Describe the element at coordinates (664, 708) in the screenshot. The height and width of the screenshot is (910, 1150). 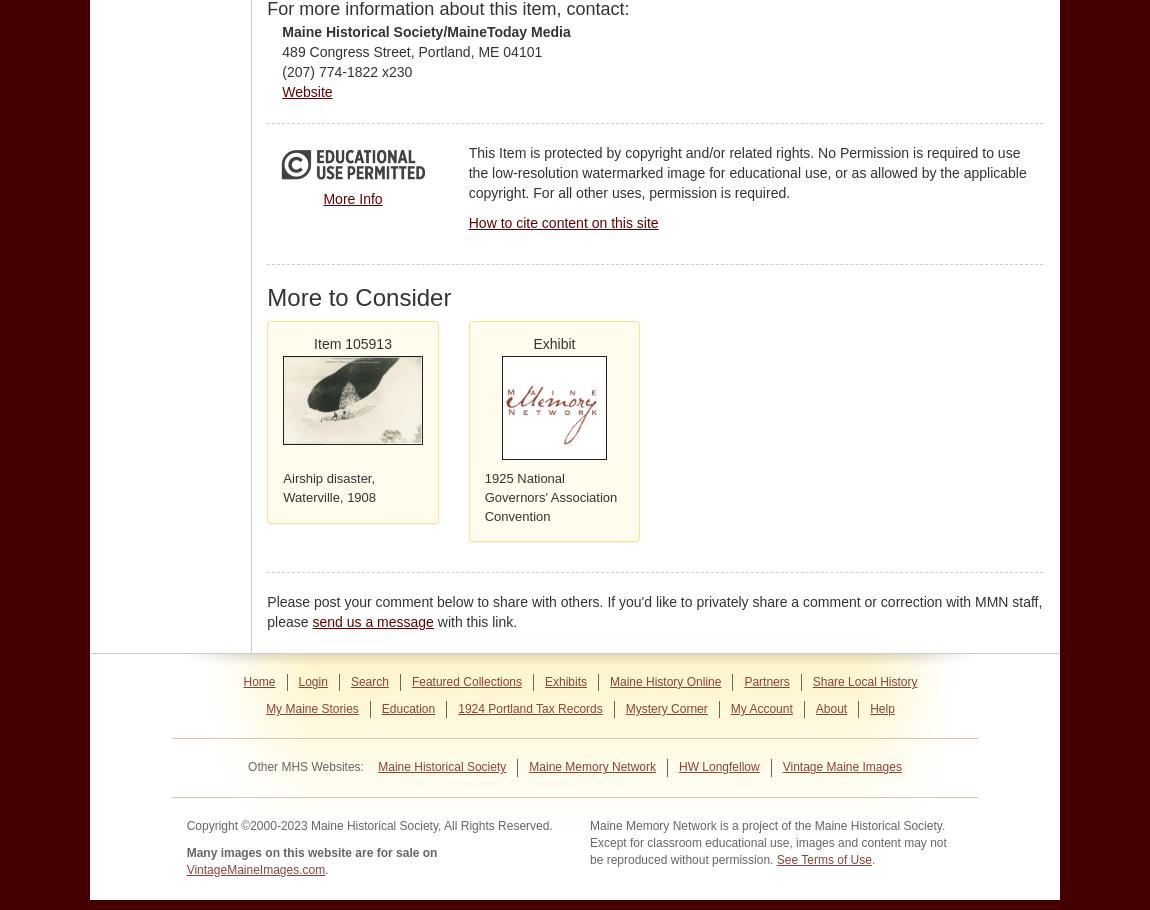
I see `'Mystery Corner'` at that location.